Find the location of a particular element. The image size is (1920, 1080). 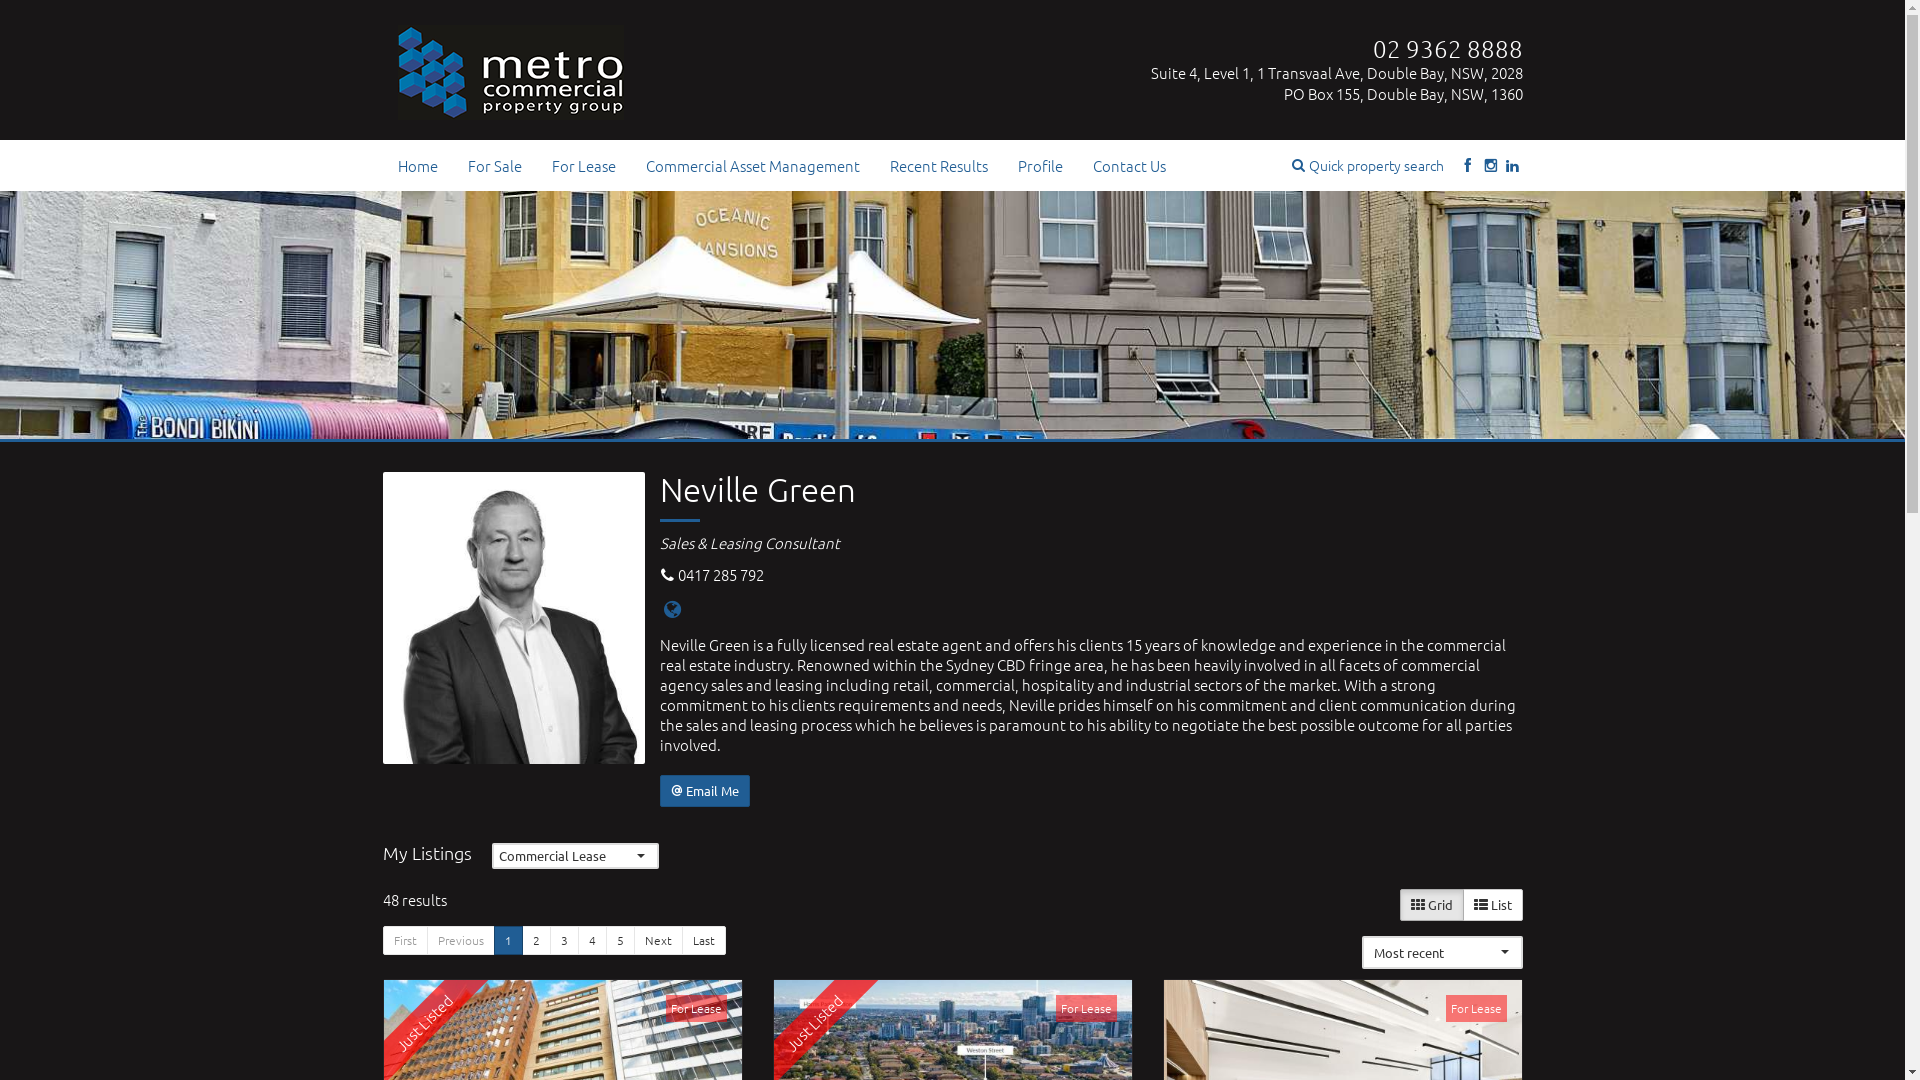

'Commercial Lease is located at coordinates (574, 855).